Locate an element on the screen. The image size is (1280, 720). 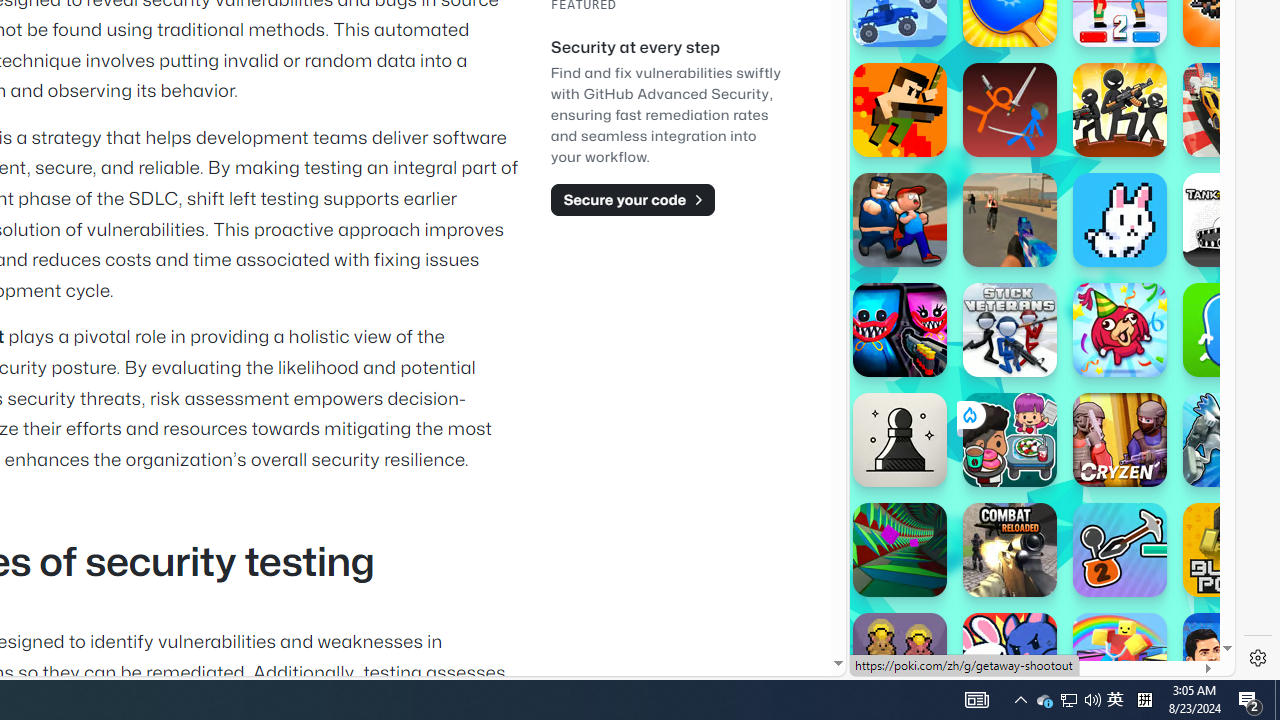
'Combat Reloaded' is located at coordinates (1009, 550).